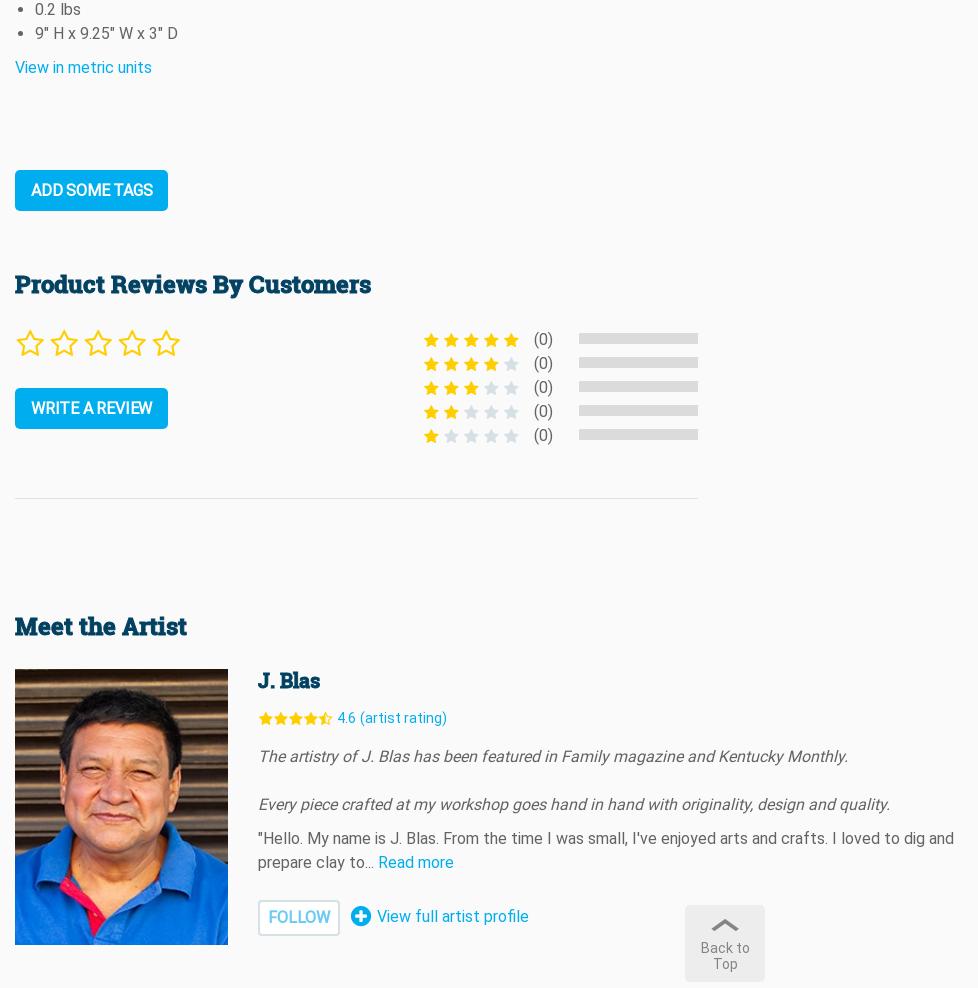 The width and height of the screenshot is (978, 988). I want to click on 'J. Blas', so click(287, 680).